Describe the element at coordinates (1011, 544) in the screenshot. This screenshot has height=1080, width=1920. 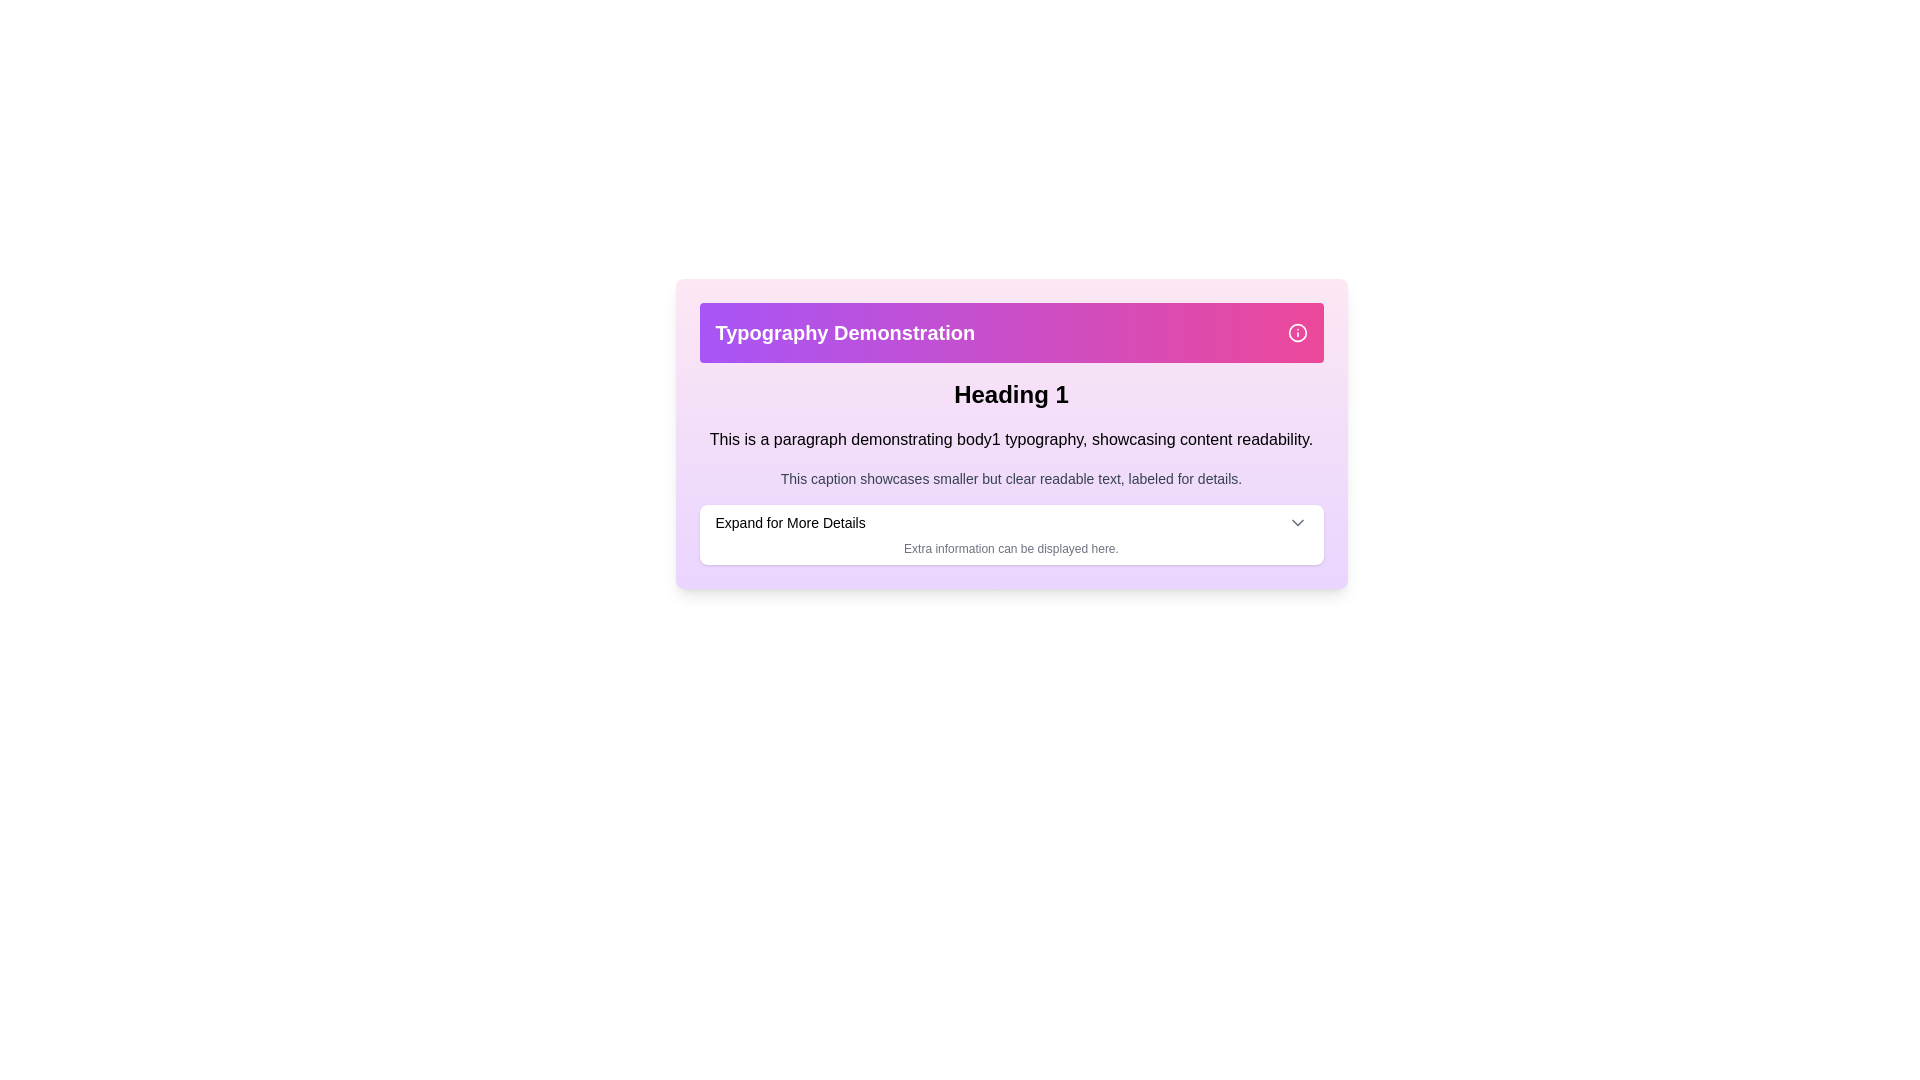
I see `the static text element that contains the text 'Extra information can be displayed here.' and is located directly beneath the 'Expand for More Details' button` at that location.